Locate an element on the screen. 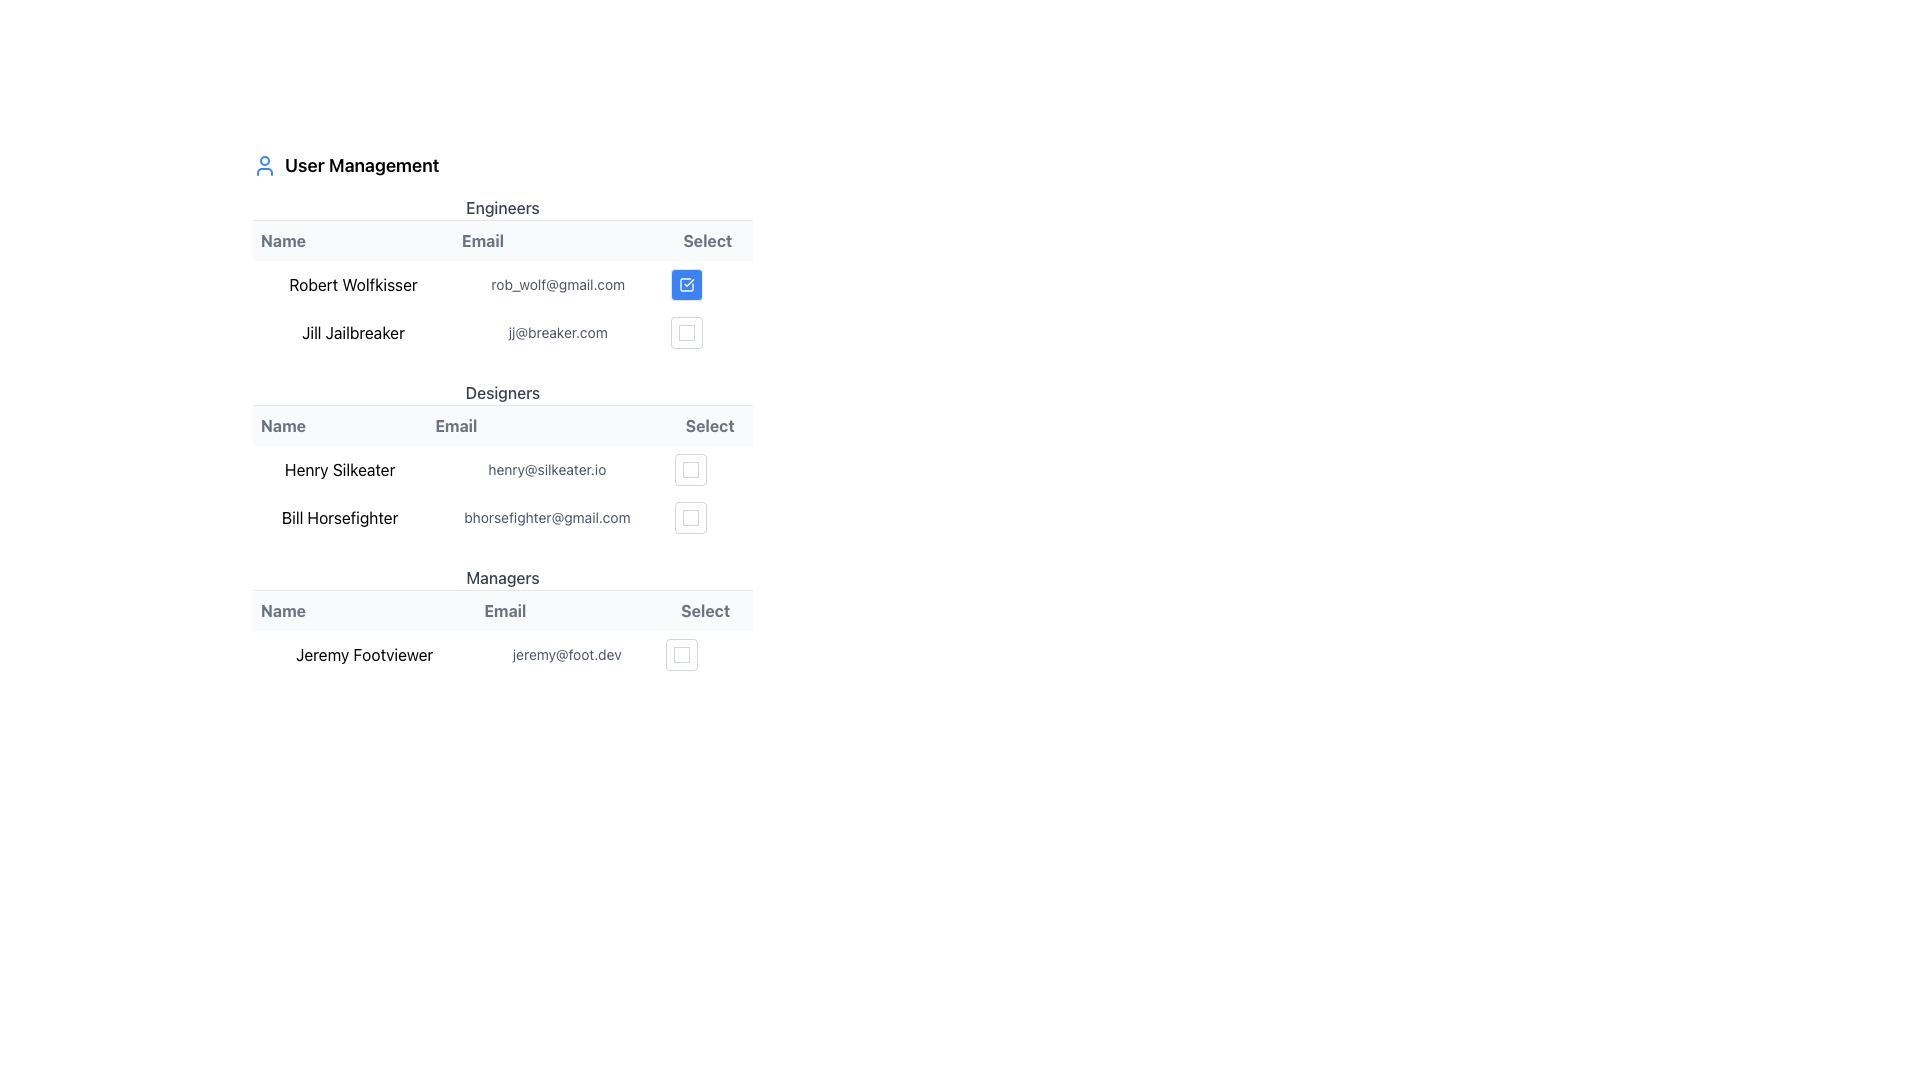 The image size is (1920, 1080). the static text display showing the email address of a person listed under the 'Managers' section, located in the second column titled 'Email' is located at coordinates (566, 655).